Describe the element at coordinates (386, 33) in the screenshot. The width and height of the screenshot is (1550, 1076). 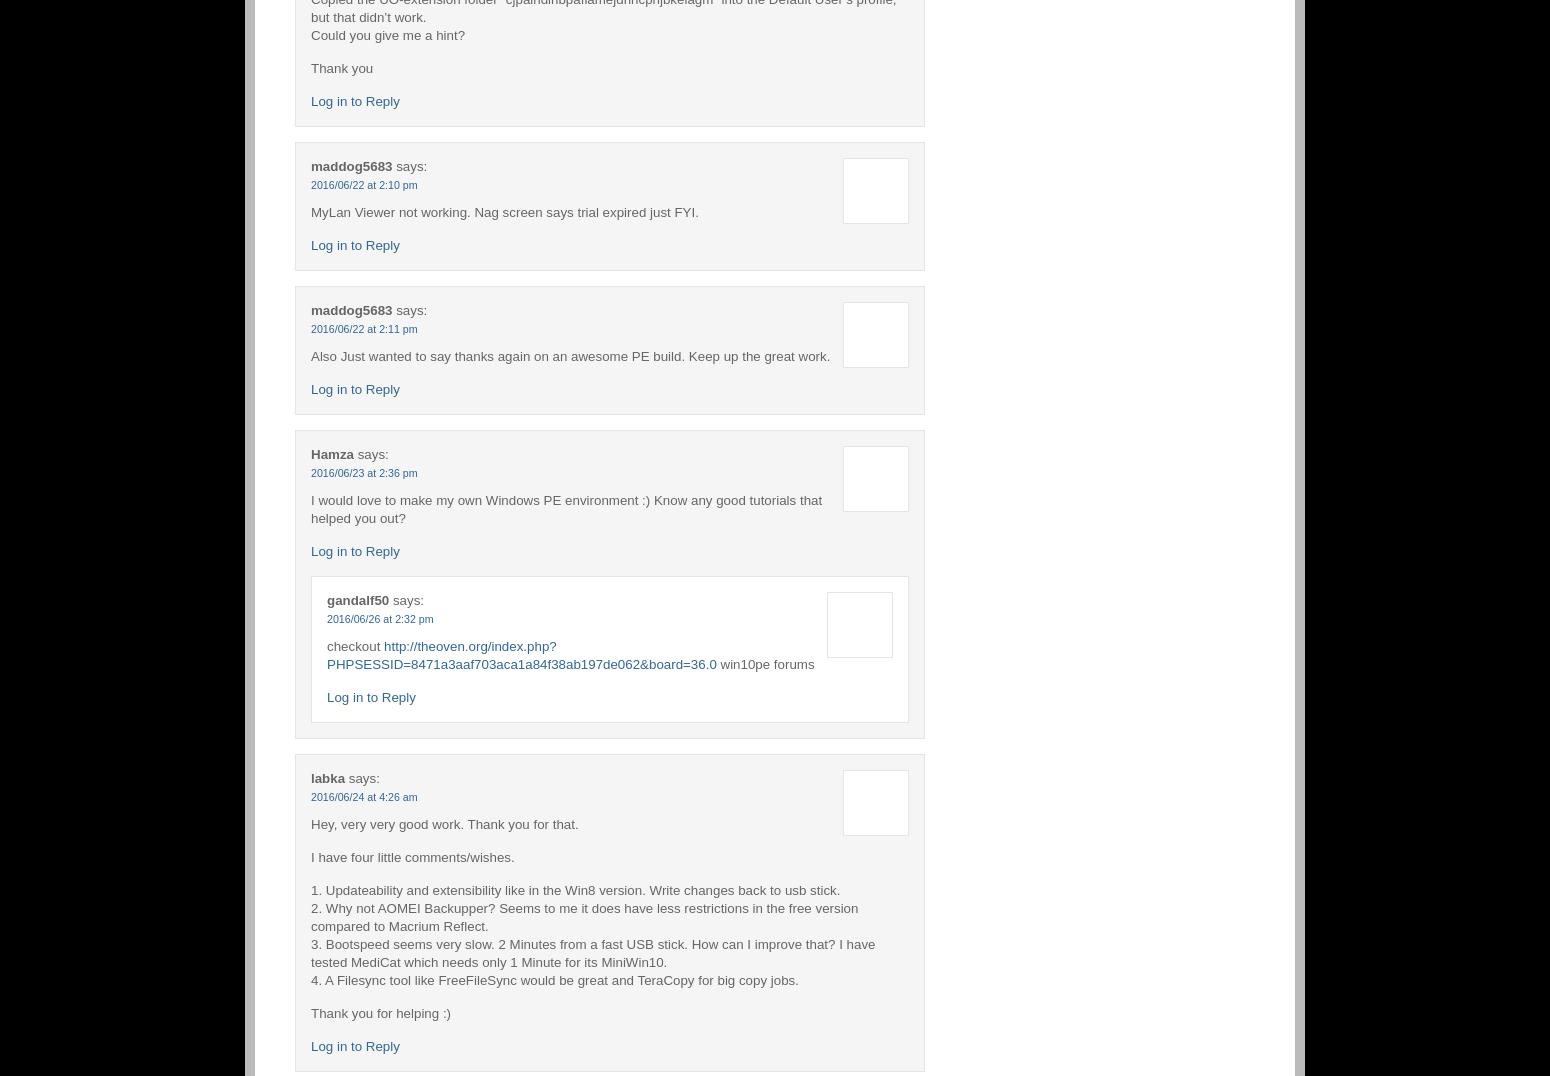
I see `'Could you give me a hint?'` at that location.